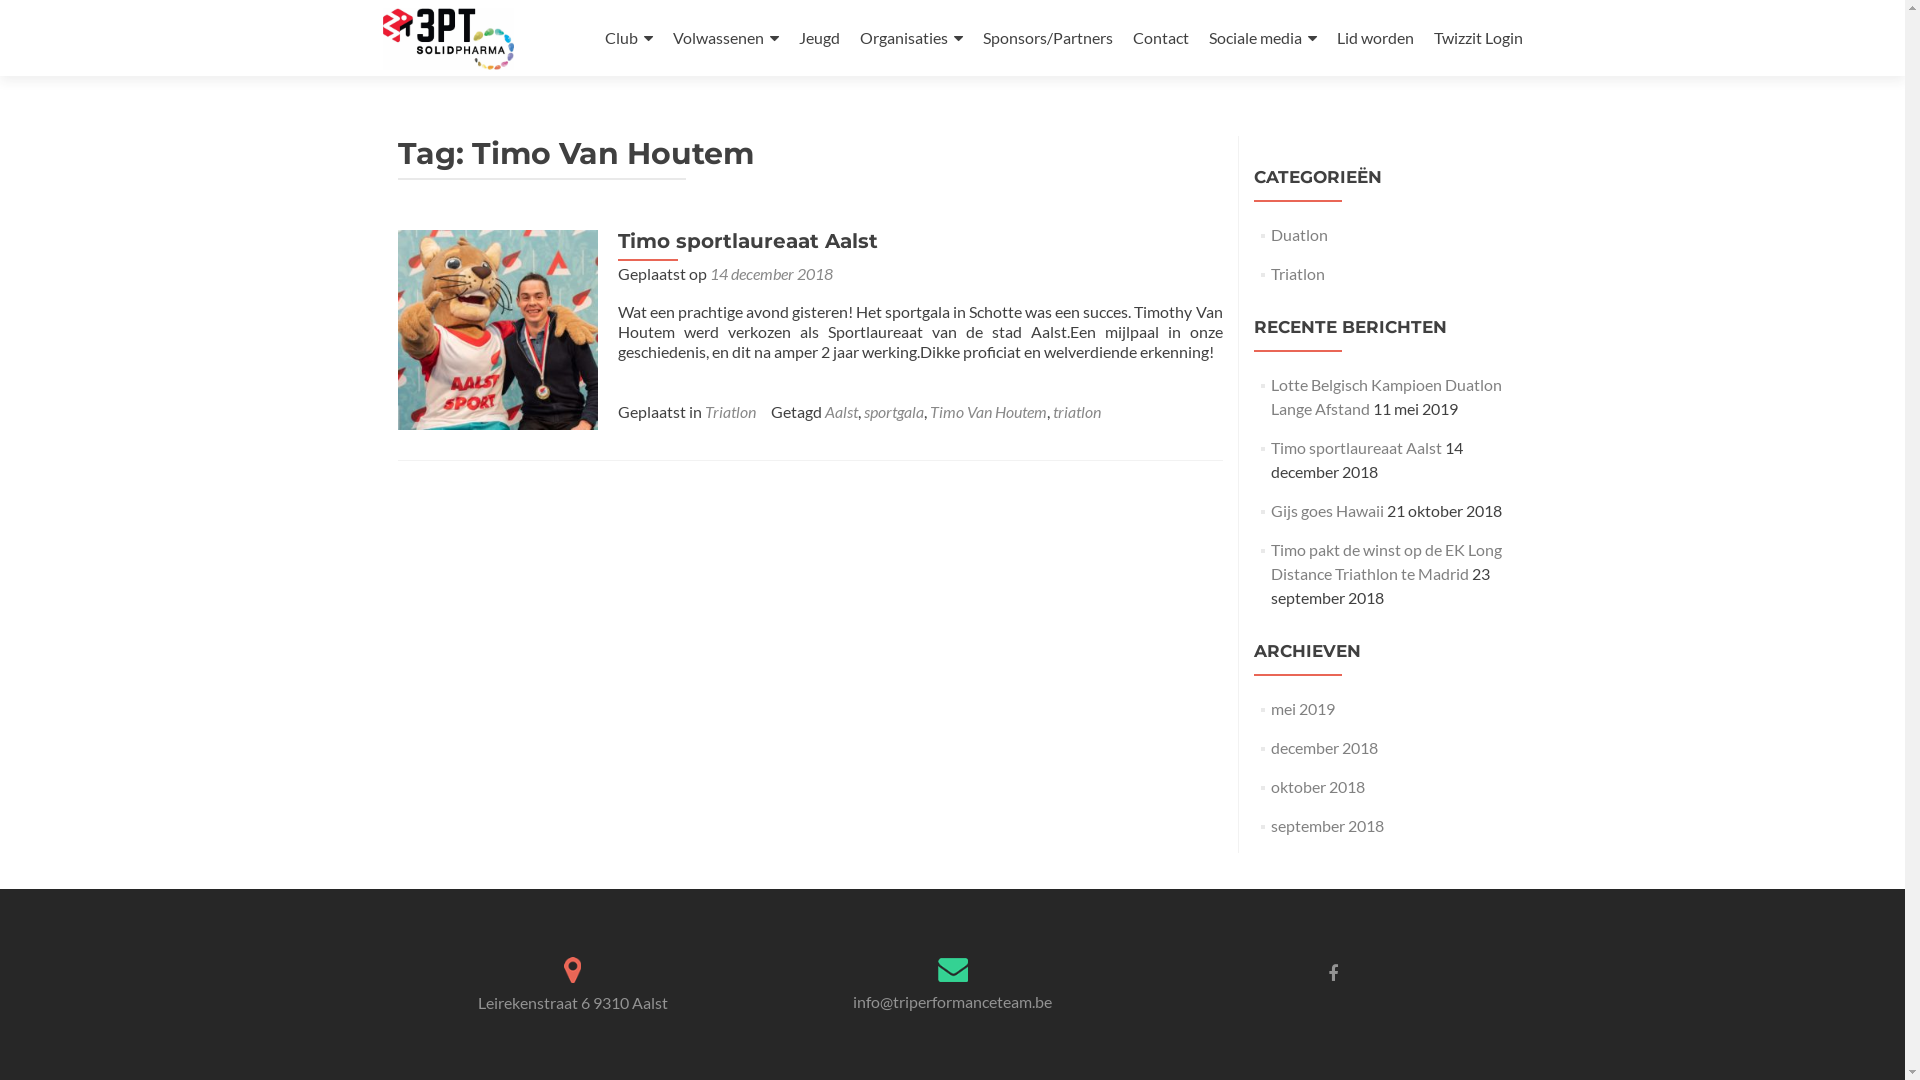 This screenshot has width=1920, height=1080. Describe the element at coordinates (1385, 396) in the screenshot. I see `'Lotte Belgisch Kampioen Duatlon Lange Afstand'` at that location.